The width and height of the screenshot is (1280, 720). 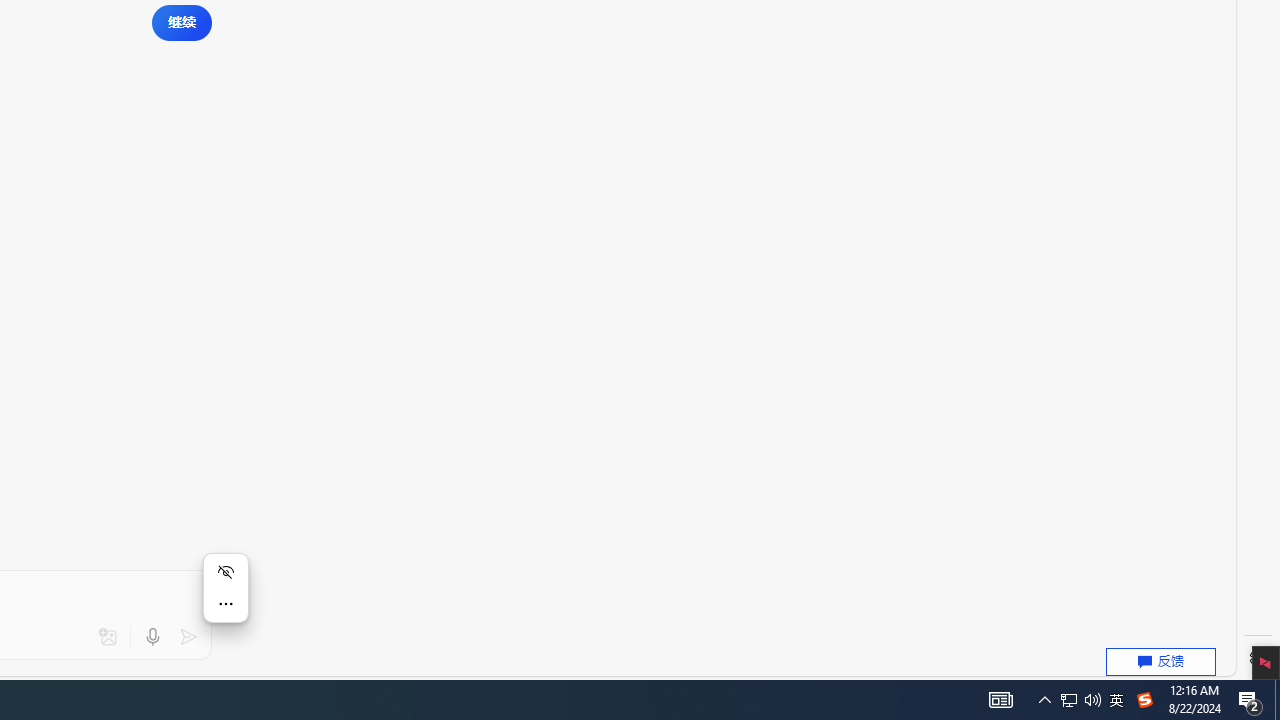 What do you see at coordinates (225, 572) in the screenshot?
I see `'Hide menu'` at bounding box center [225, 572].